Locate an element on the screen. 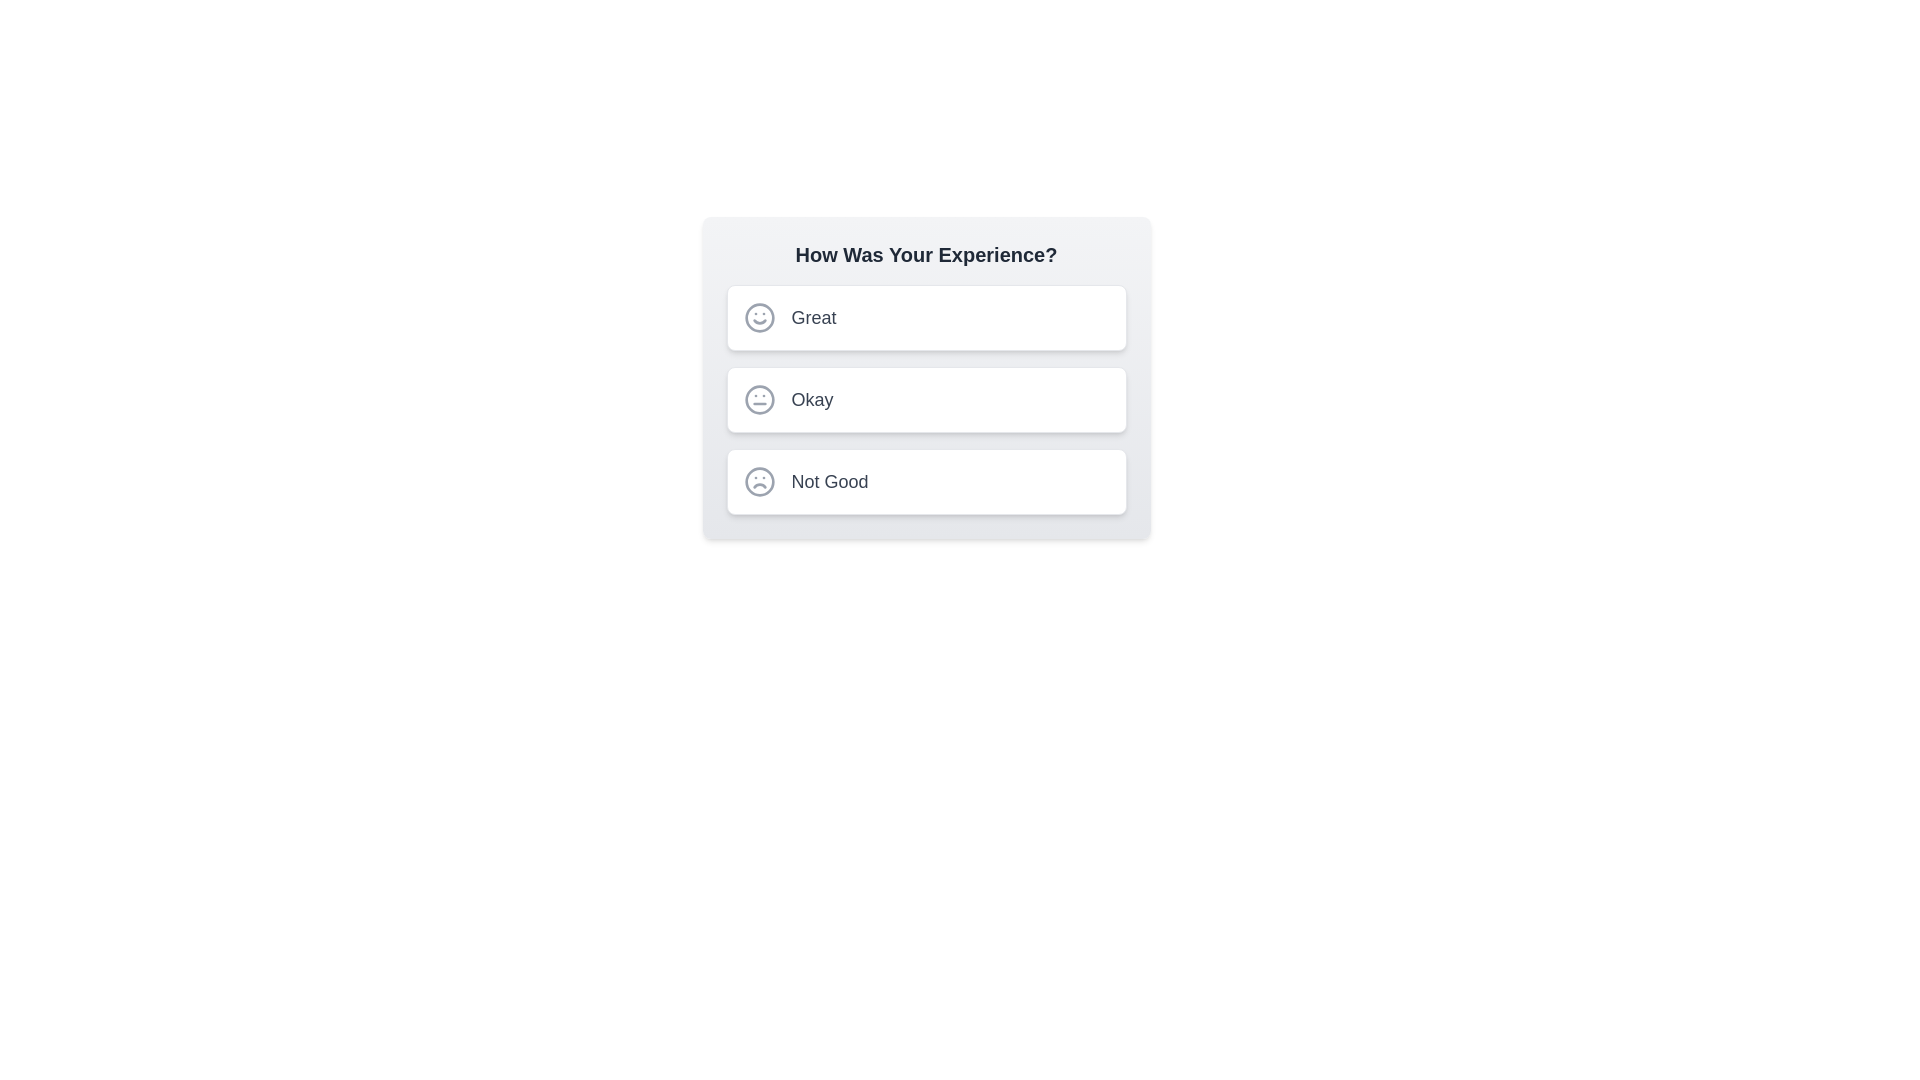  the text label reading 'Not Good', which is styled in medium dark gray font and positioned within an interactive area as the third choice in a vertical list is located at coordinates (830, 482).